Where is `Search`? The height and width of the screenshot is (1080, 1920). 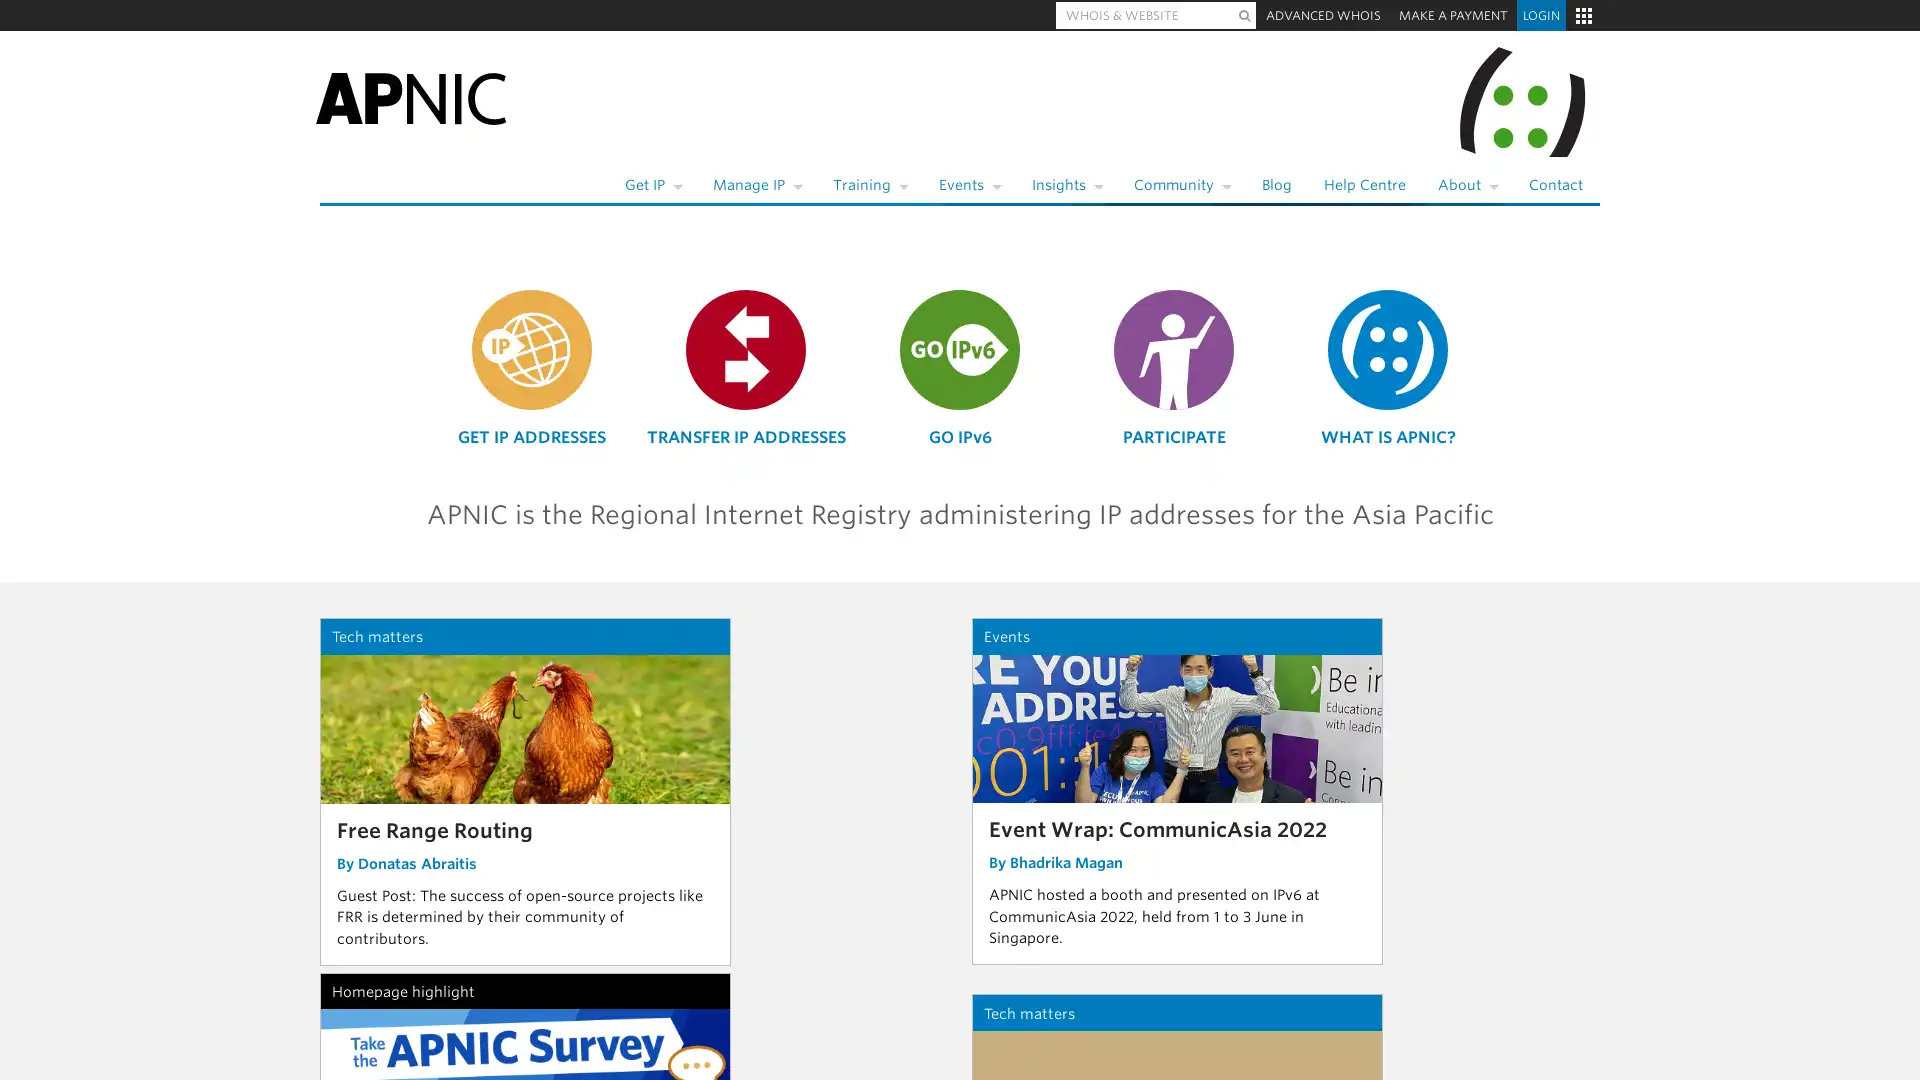 Search is located at coordinates (1243, 15).